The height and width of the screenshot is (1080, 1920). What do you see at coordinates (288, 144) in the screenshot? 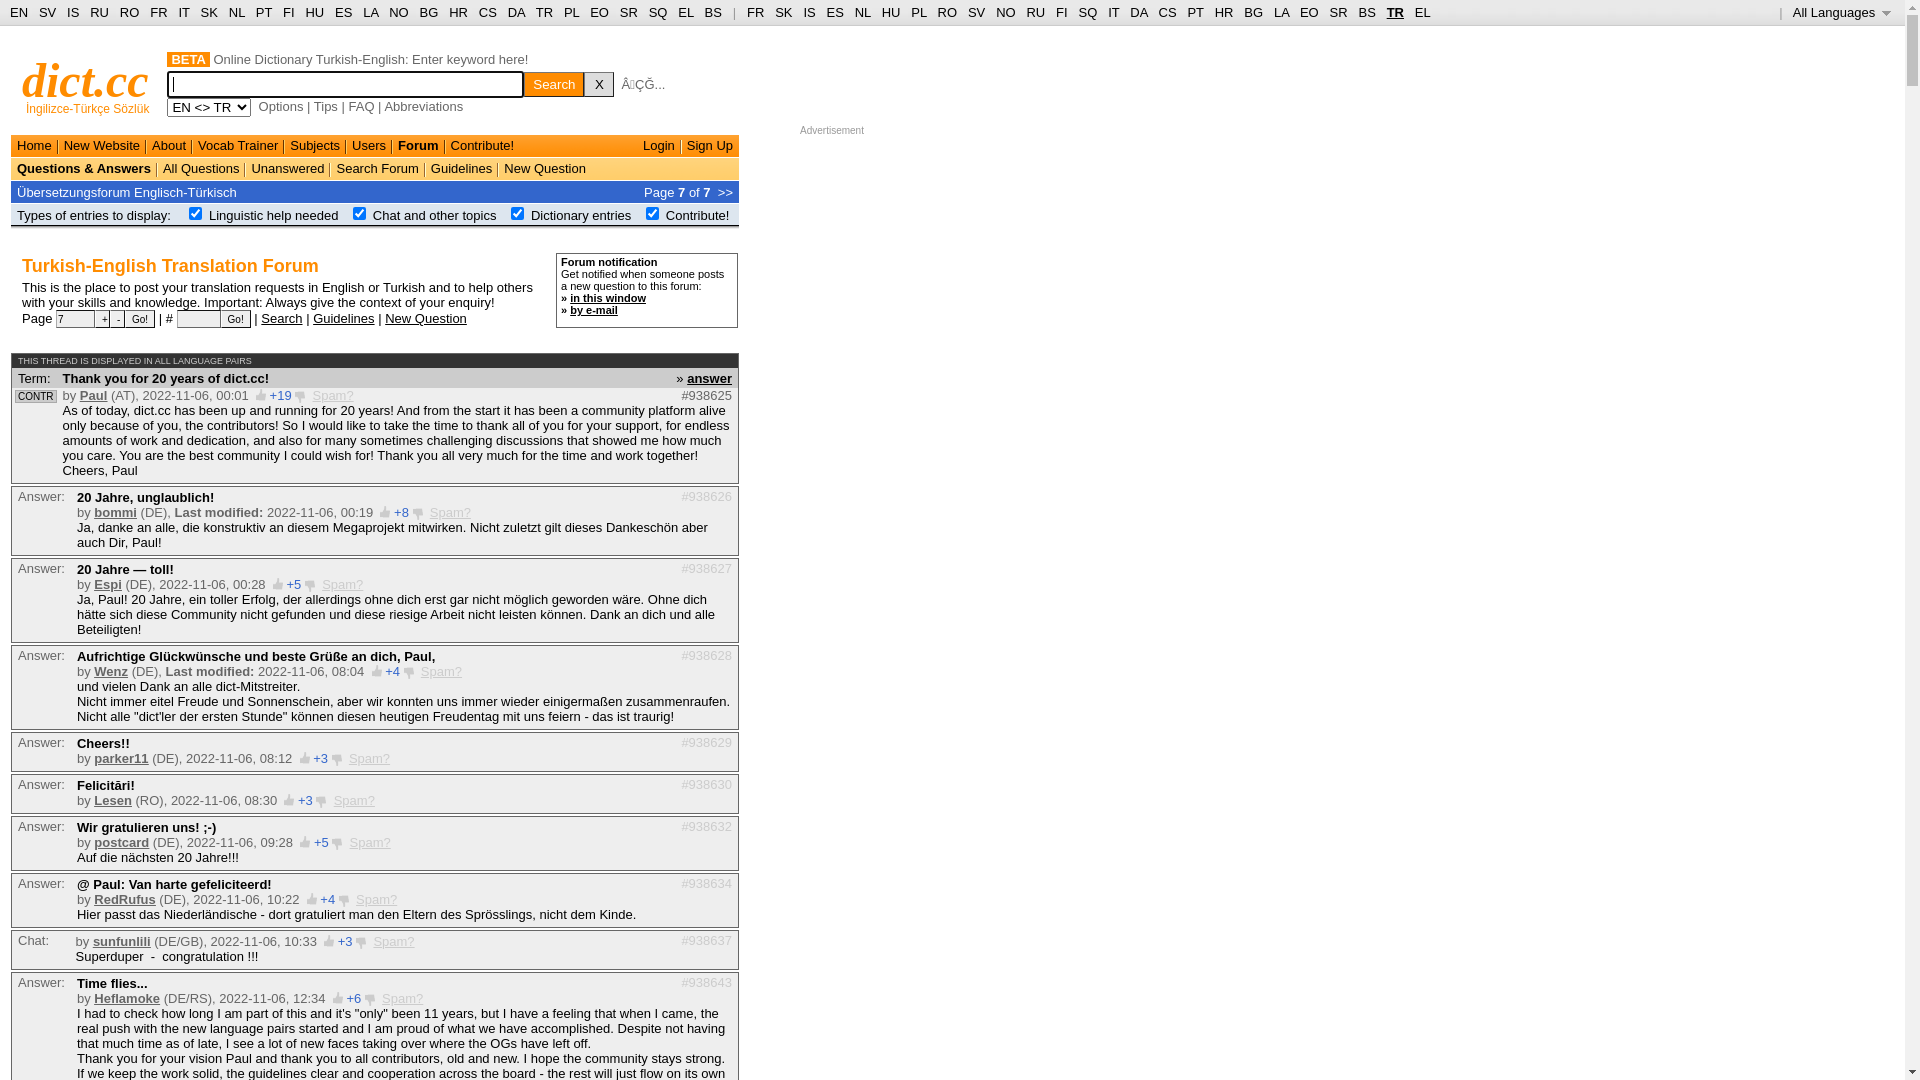
I see `'Subjects'` at bounding box center [288, 144].